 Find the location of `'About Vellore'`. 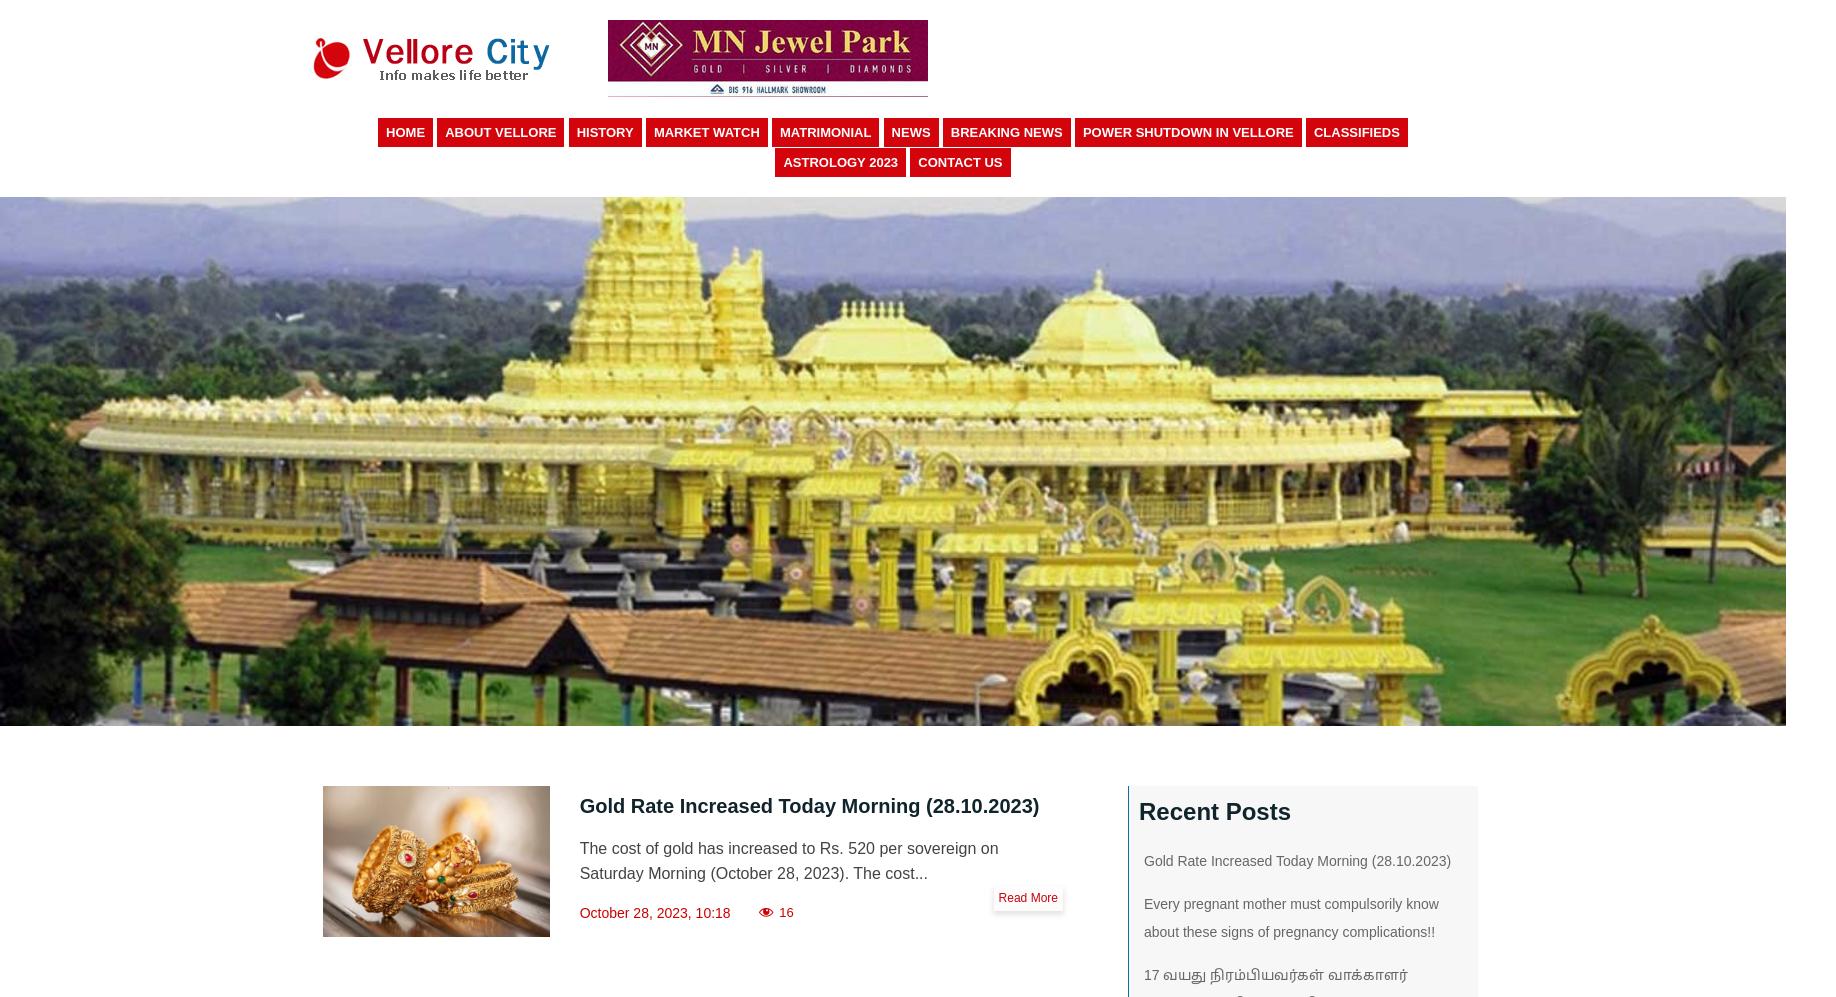

'About Vellore' is located at coordinates (500, 132).